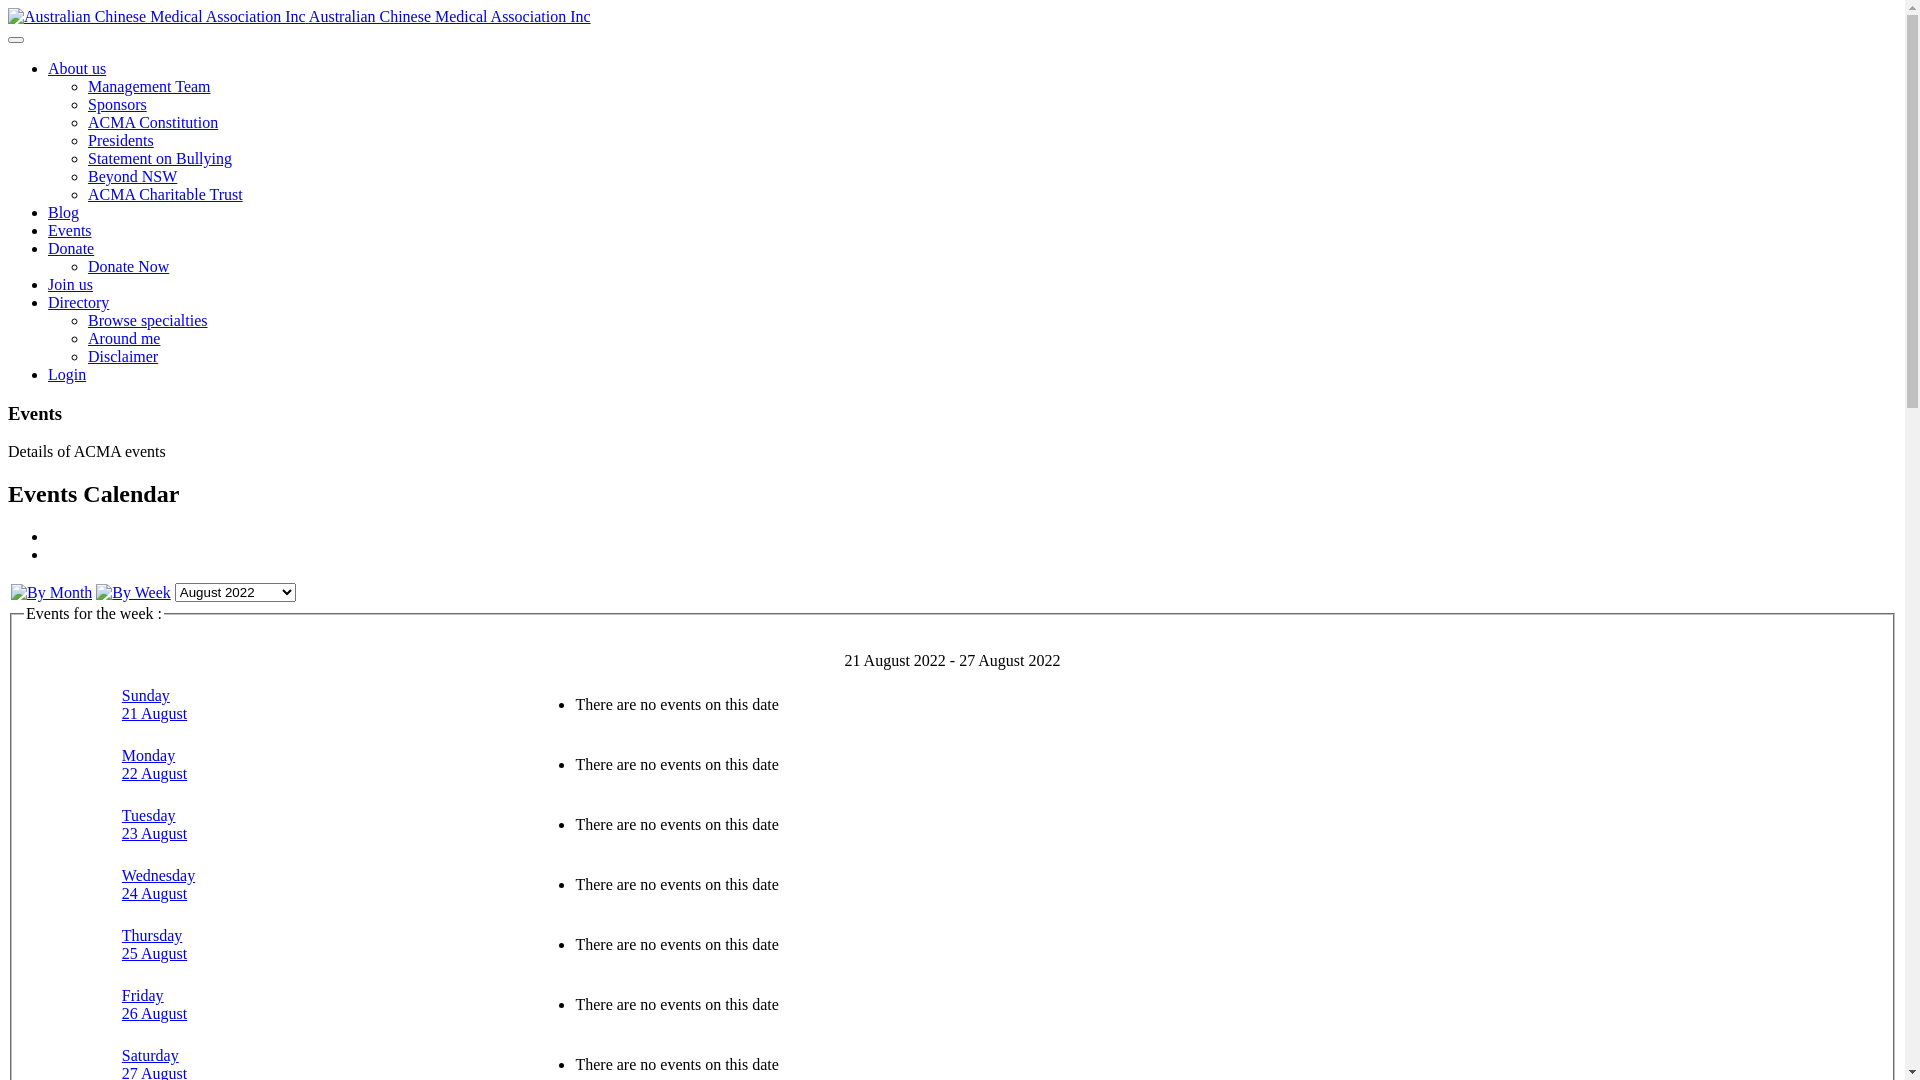  What do you see at coordinates (51, 591) in the screenshot?
I see `'By Month'` at bounding box center [51, 591].